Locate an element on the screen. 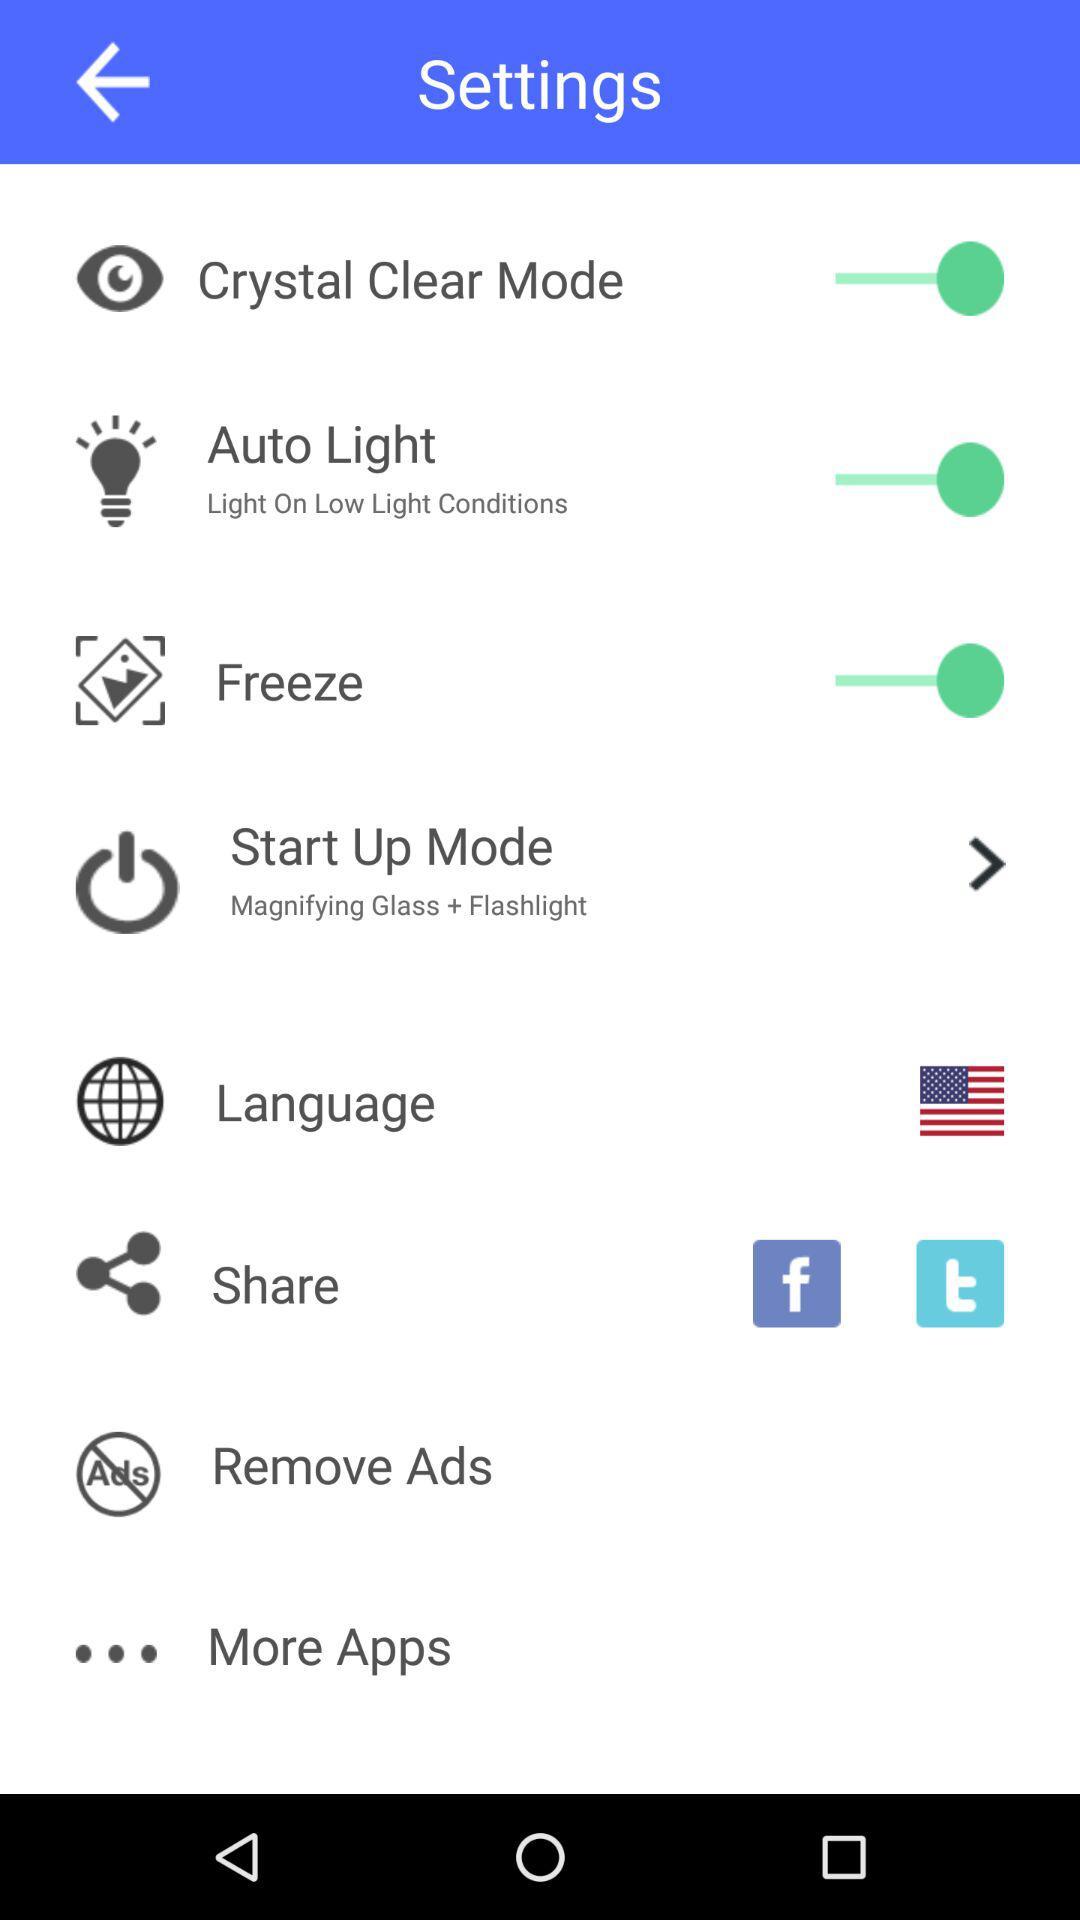 Image resolution: width=1080 pixels, height=1920 pixels. the item to the right of crystal clear mode app is located at coordinates (919, 277).